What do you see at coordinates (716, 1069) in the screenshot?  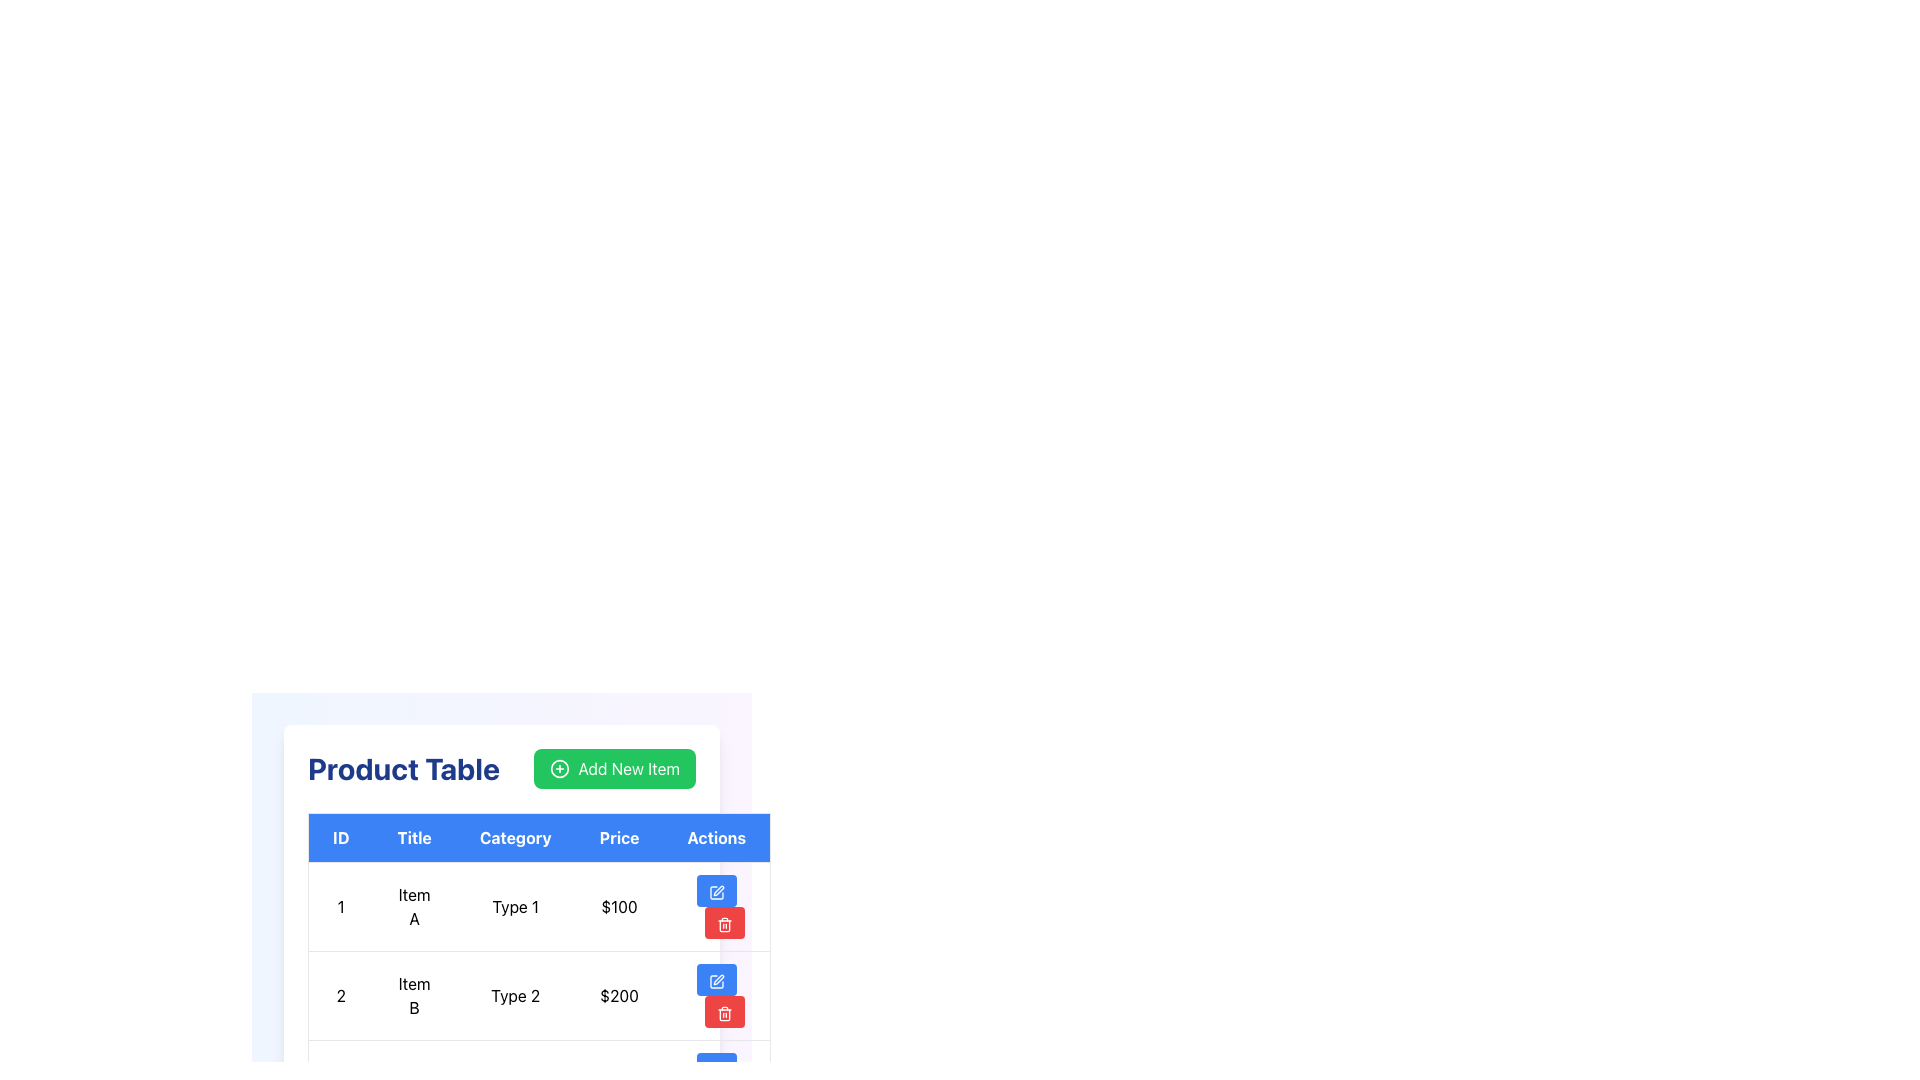 I see `the square icon button with a pen-shaped overlay located in the 'Actions' column of the table, associated with the second row's data` at bounding box center [716, 1069].